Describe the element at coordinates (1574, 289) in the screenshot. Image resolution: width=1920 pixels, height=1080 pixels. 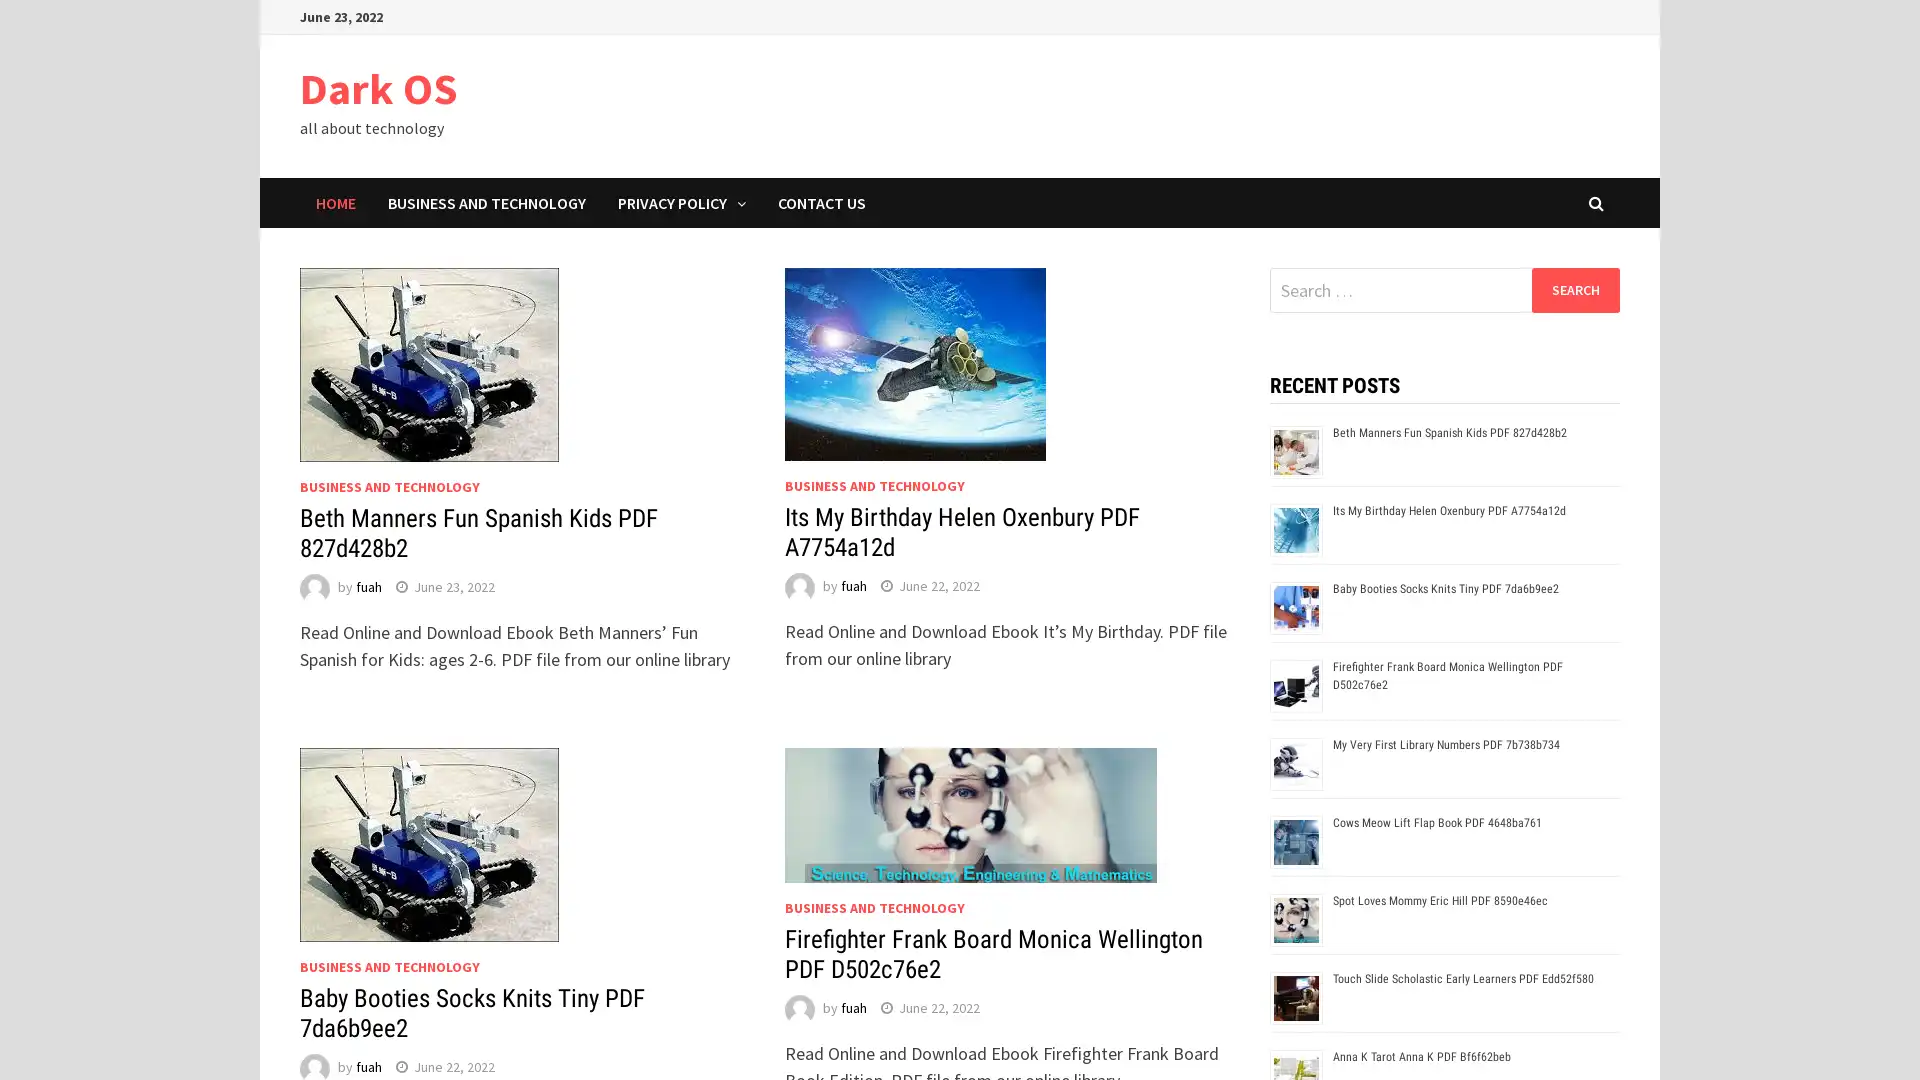
I see `Search` at that location.